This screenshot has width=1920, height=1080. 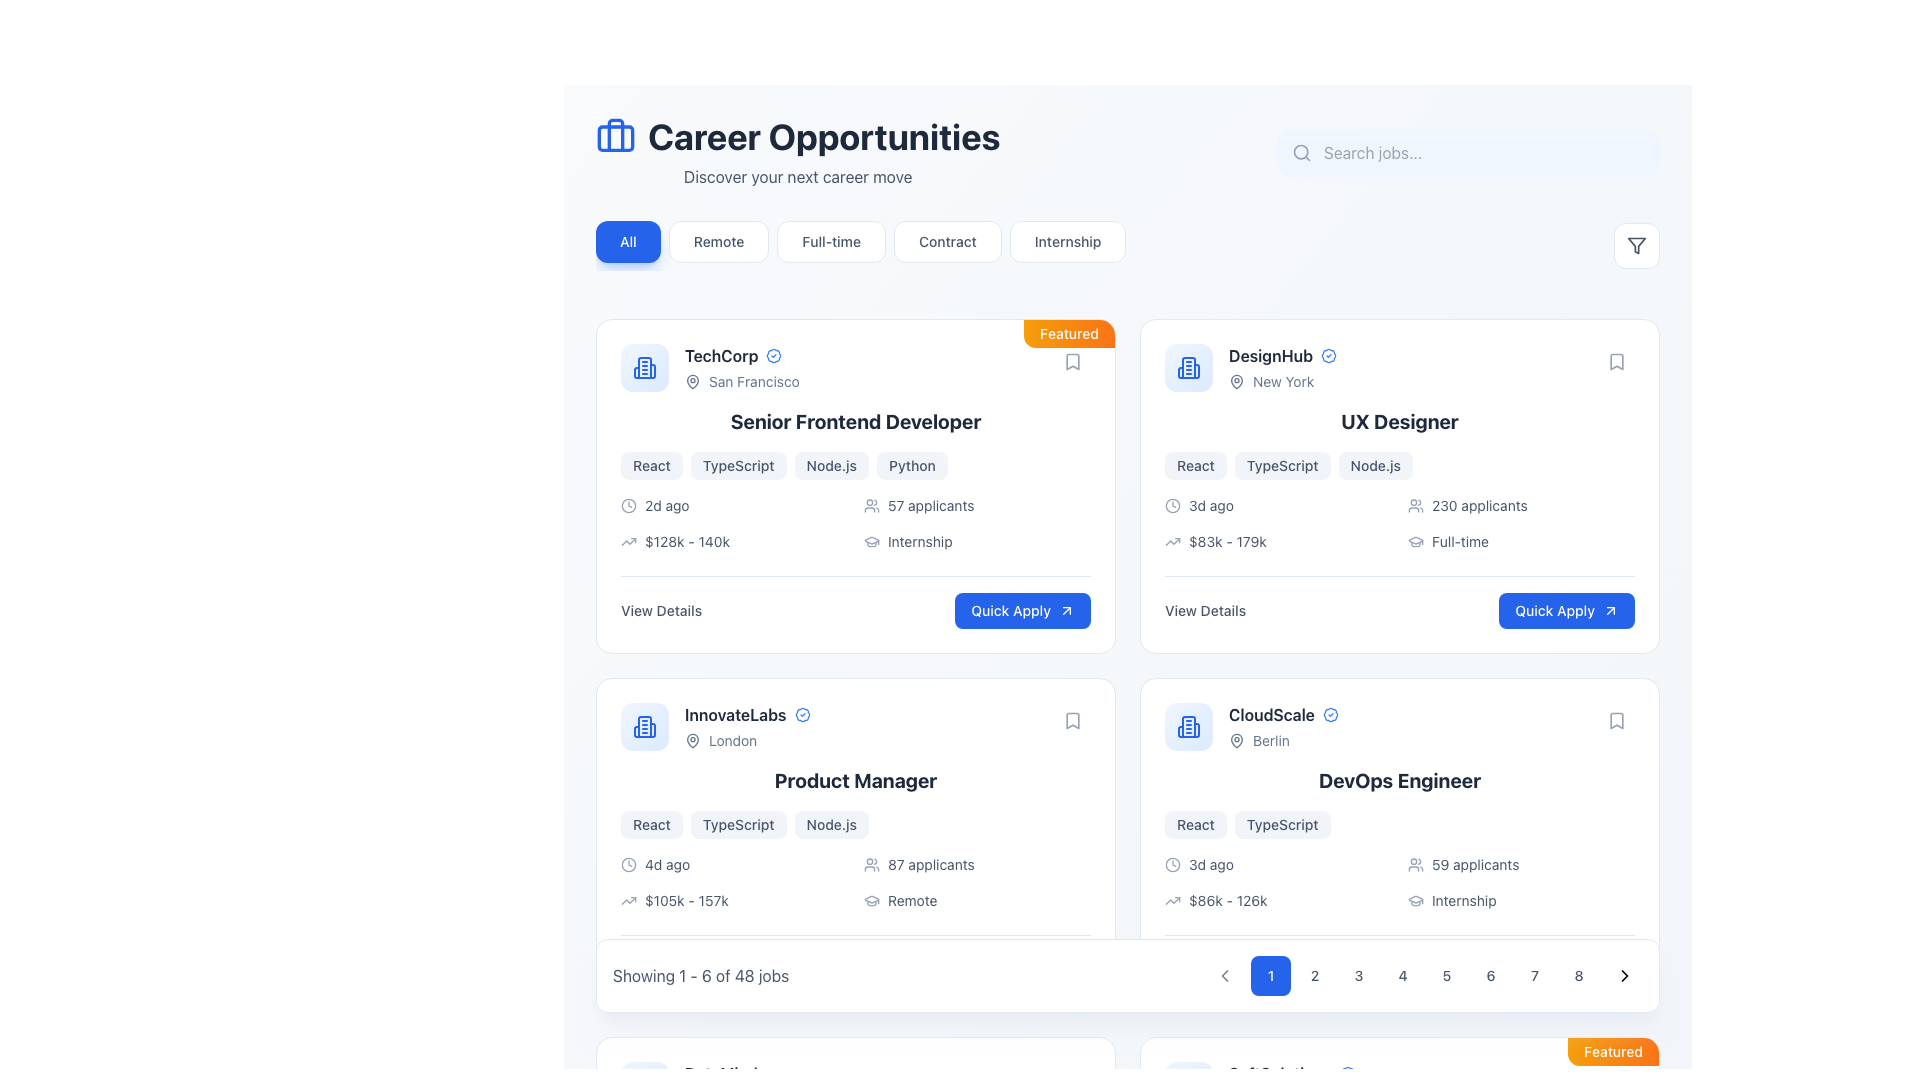 What do you see at coordinates (1195, 466) in the screenshot?
I see `the first tag label in the job posting section labeled 'DesignHub - UX Designer'` at bounding box center [1195, 466].